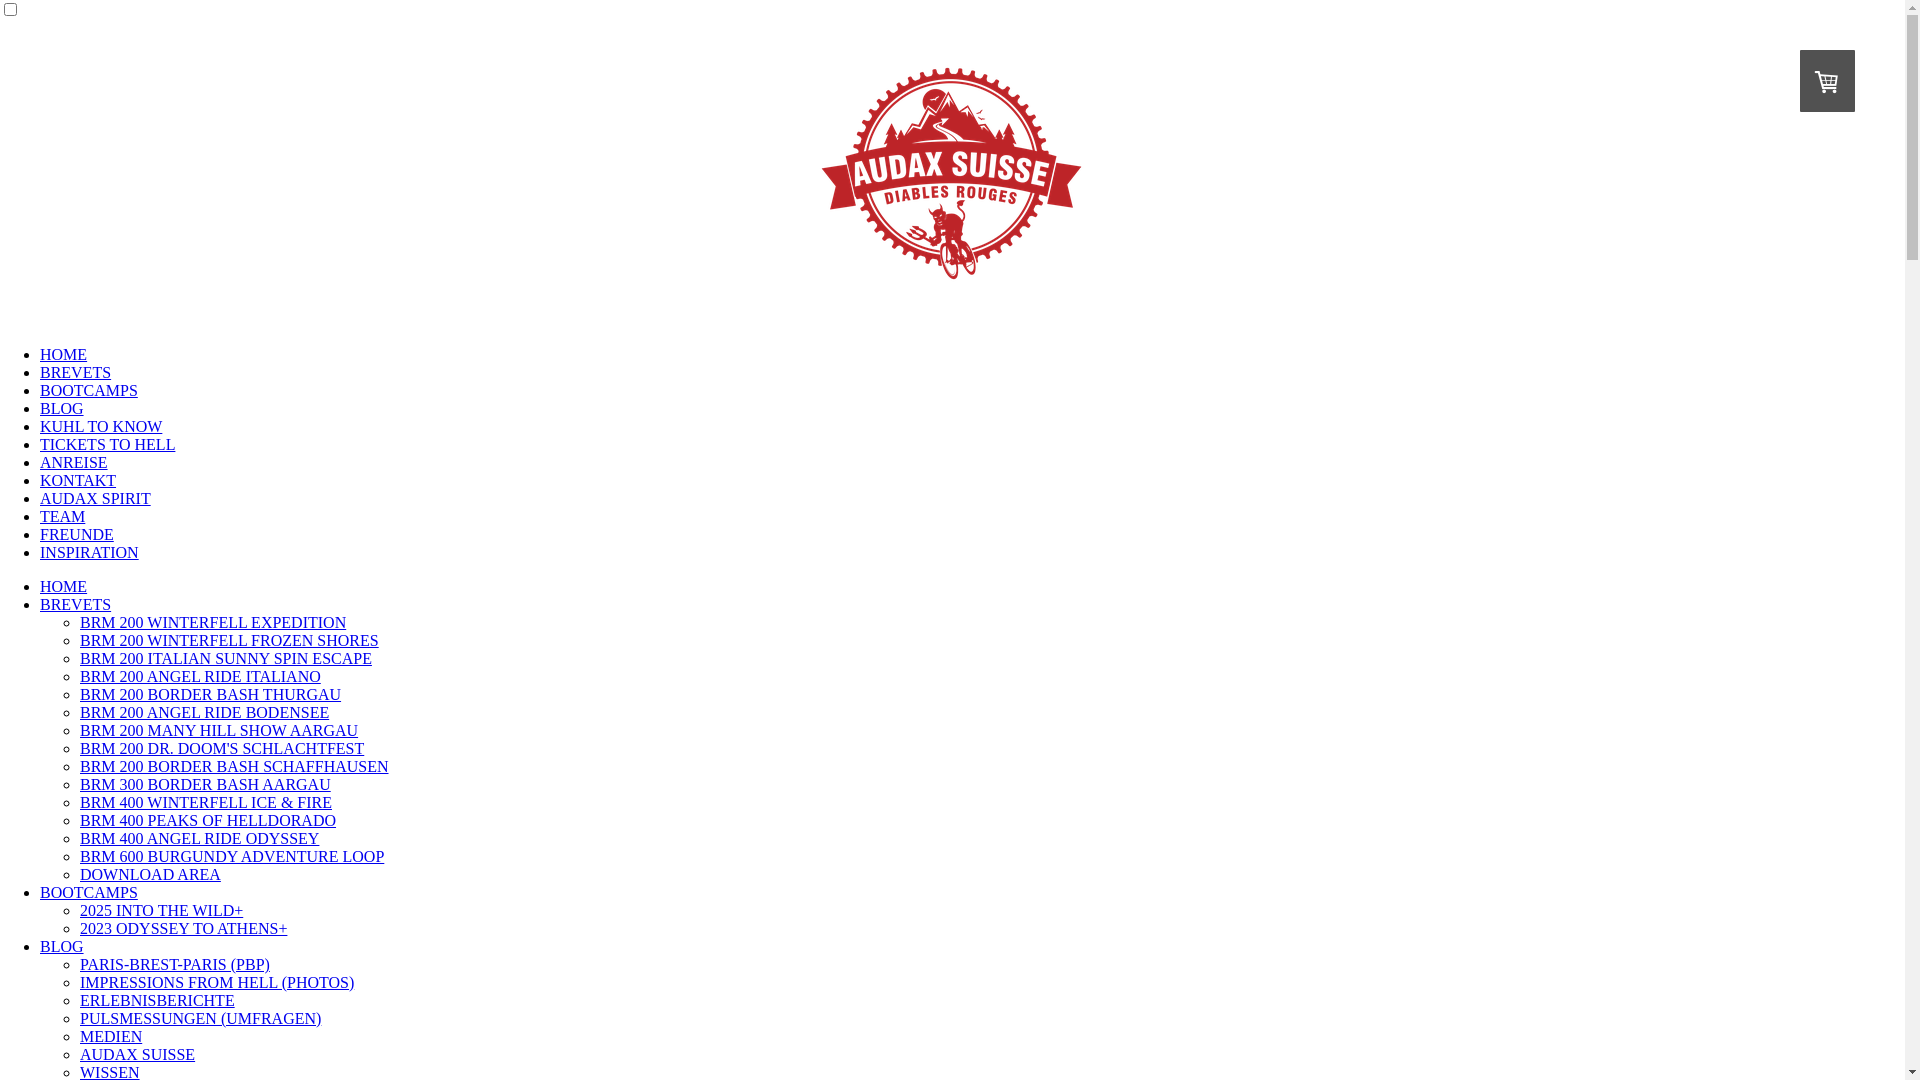 This screenshot has width=1920, height=1080. I want to click on 'BRM 200 MANY HILL SHOW AARGAU', so click(219, 730).